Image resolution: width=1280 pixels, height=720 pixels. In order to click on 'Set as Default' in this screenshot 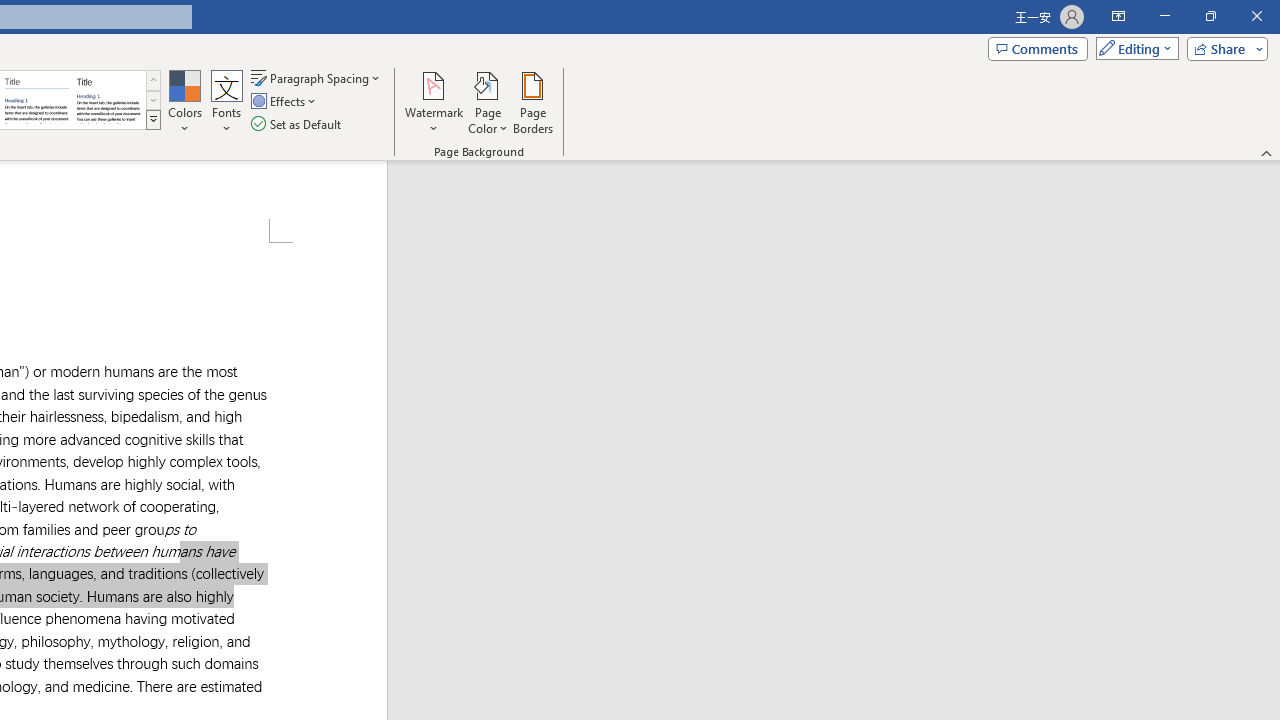, I will do `click(297, 124)`.